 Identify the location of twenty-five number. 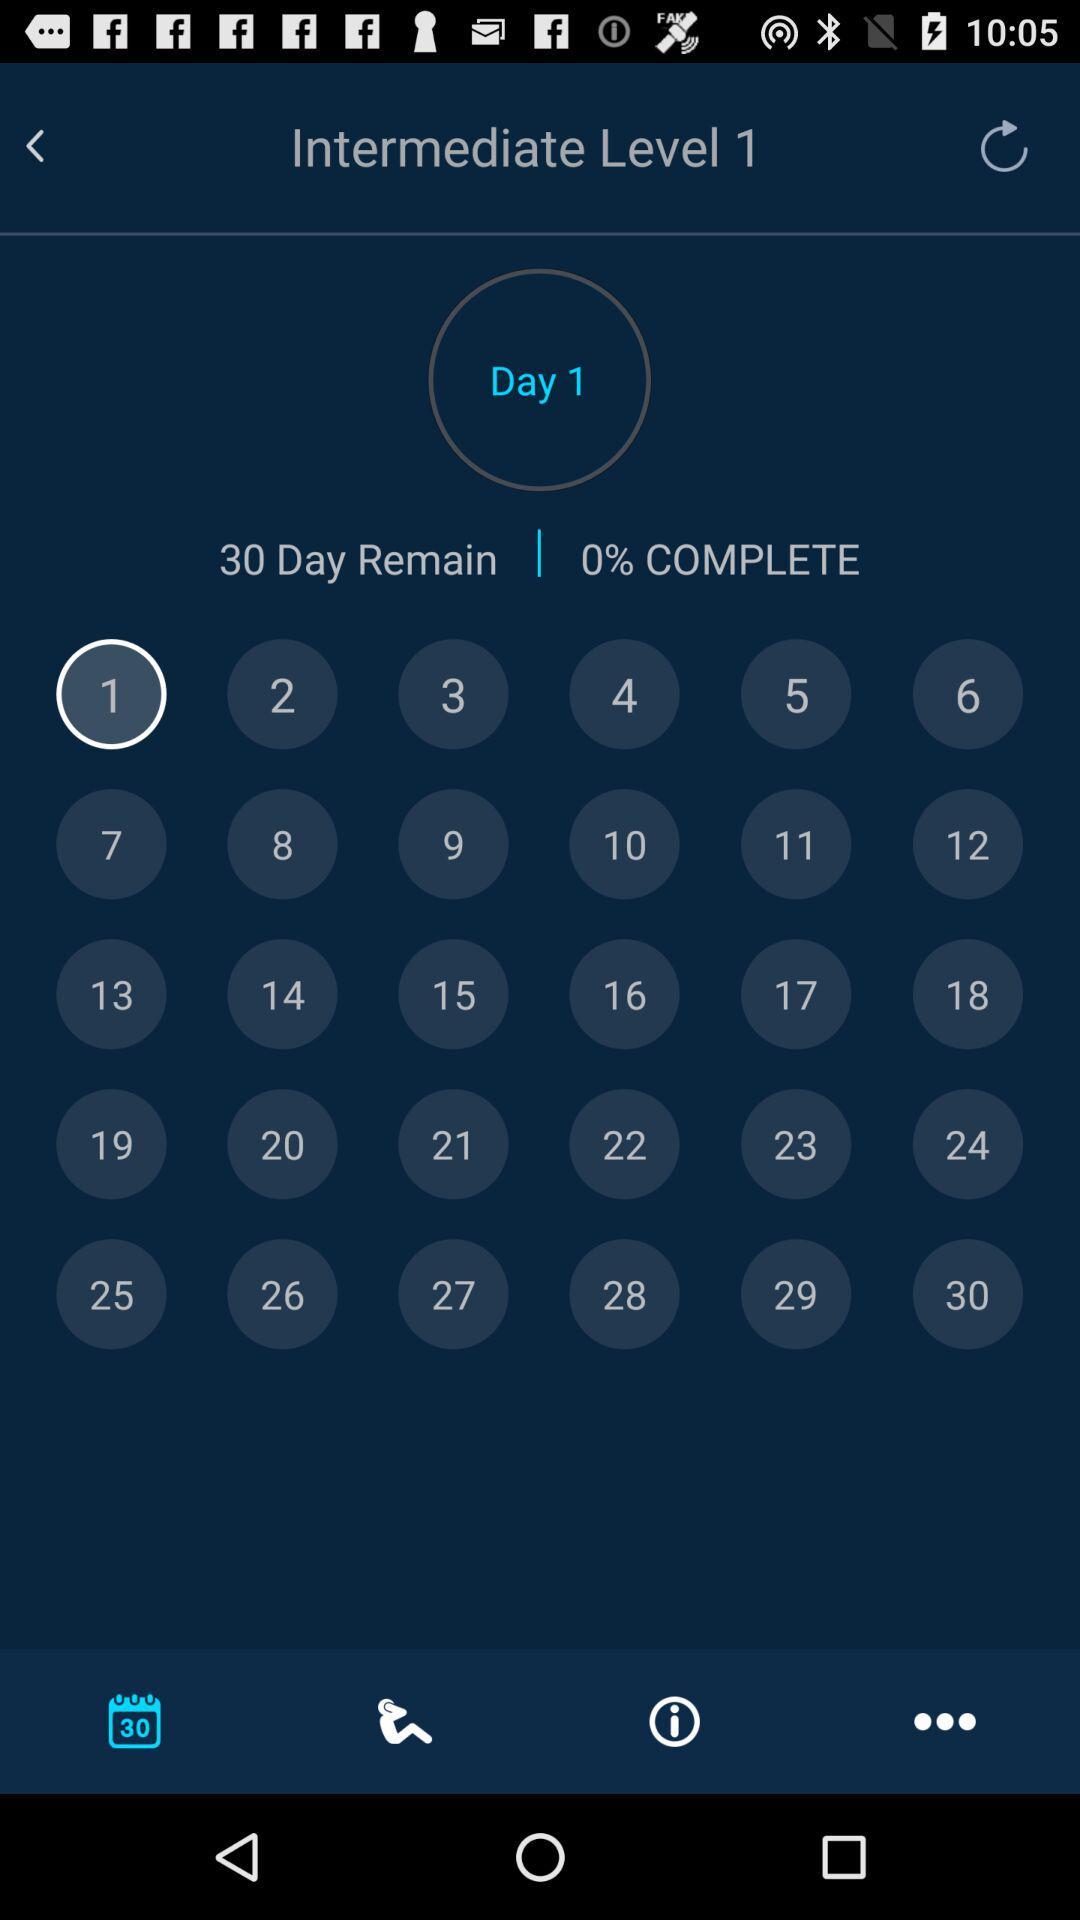
(111, 1294).